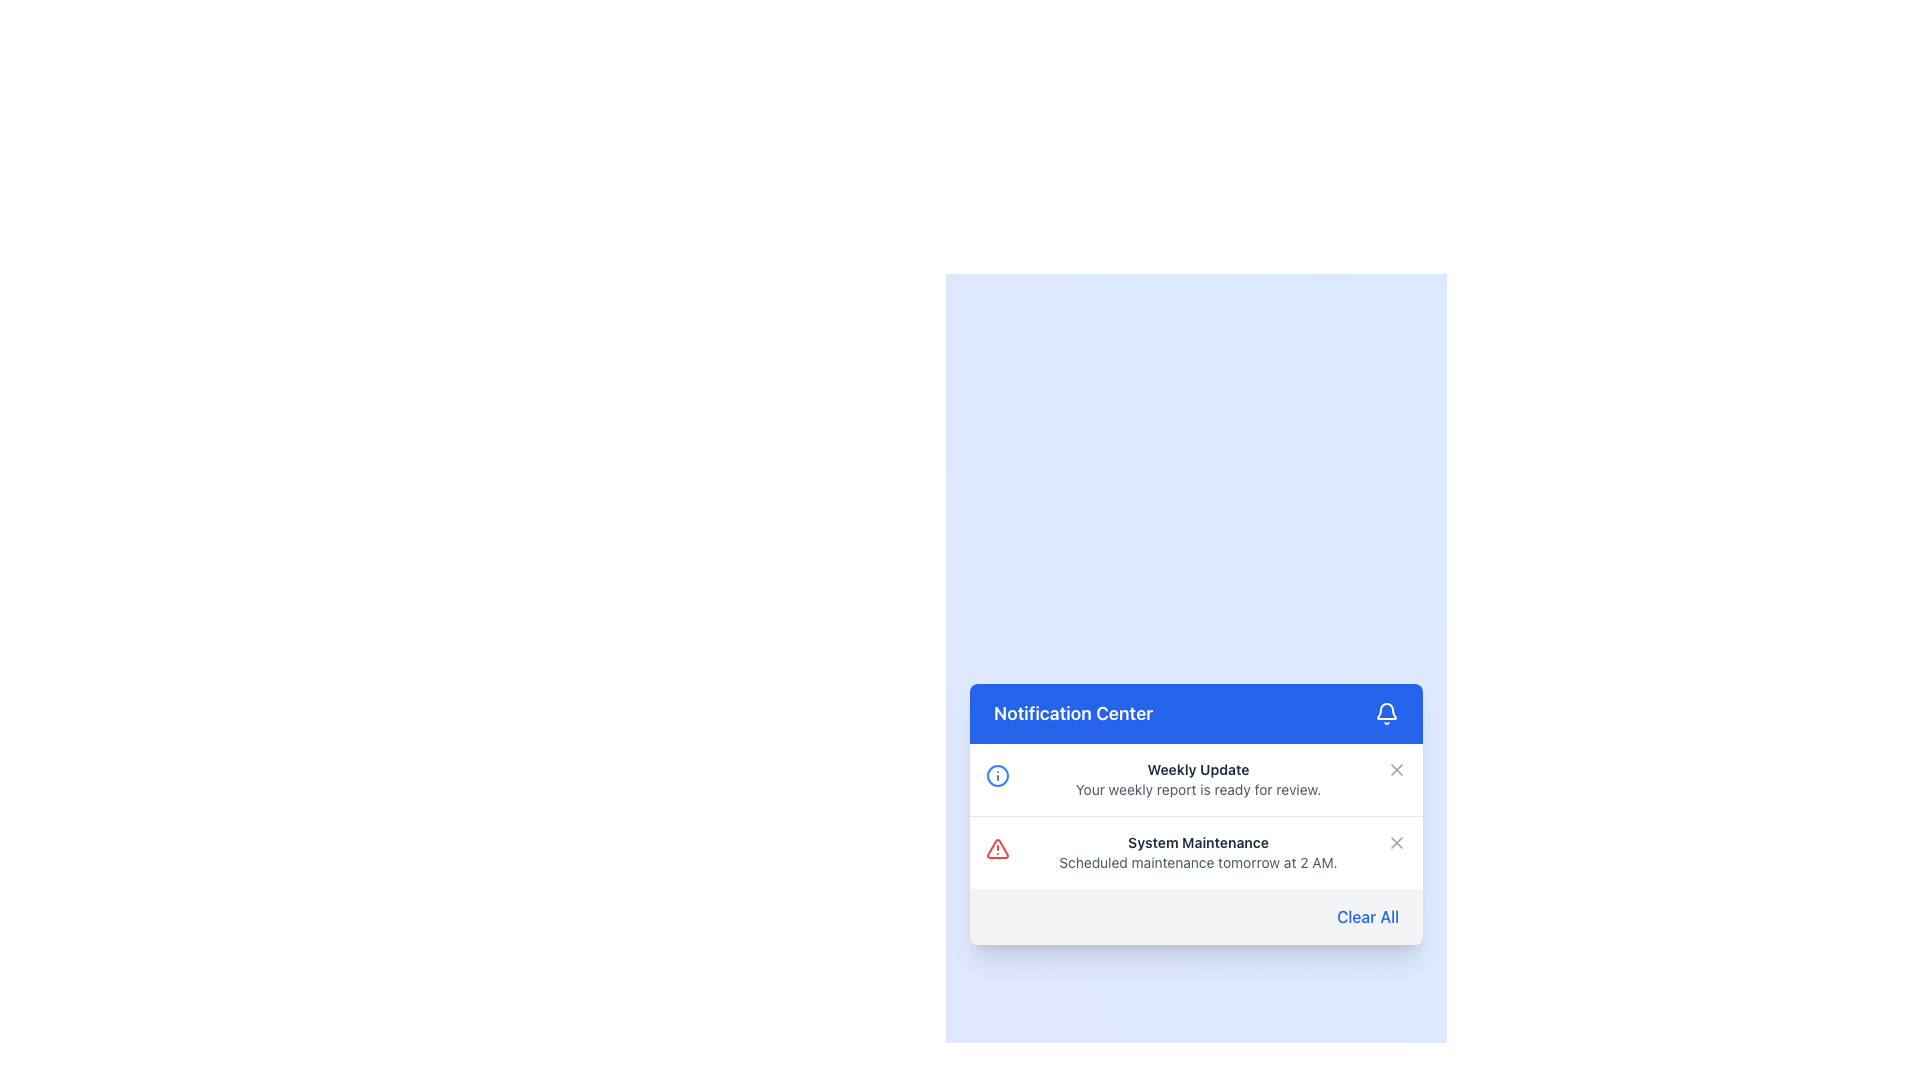 This screenshot has width=1920, height=1080. Describe the element at coordinates (998, 774) in the screenshot. I see `the circular information icon with a blue border located in the second column of the 'Weekly Update' line in the notification dropdown to invoke a related action` at that location.